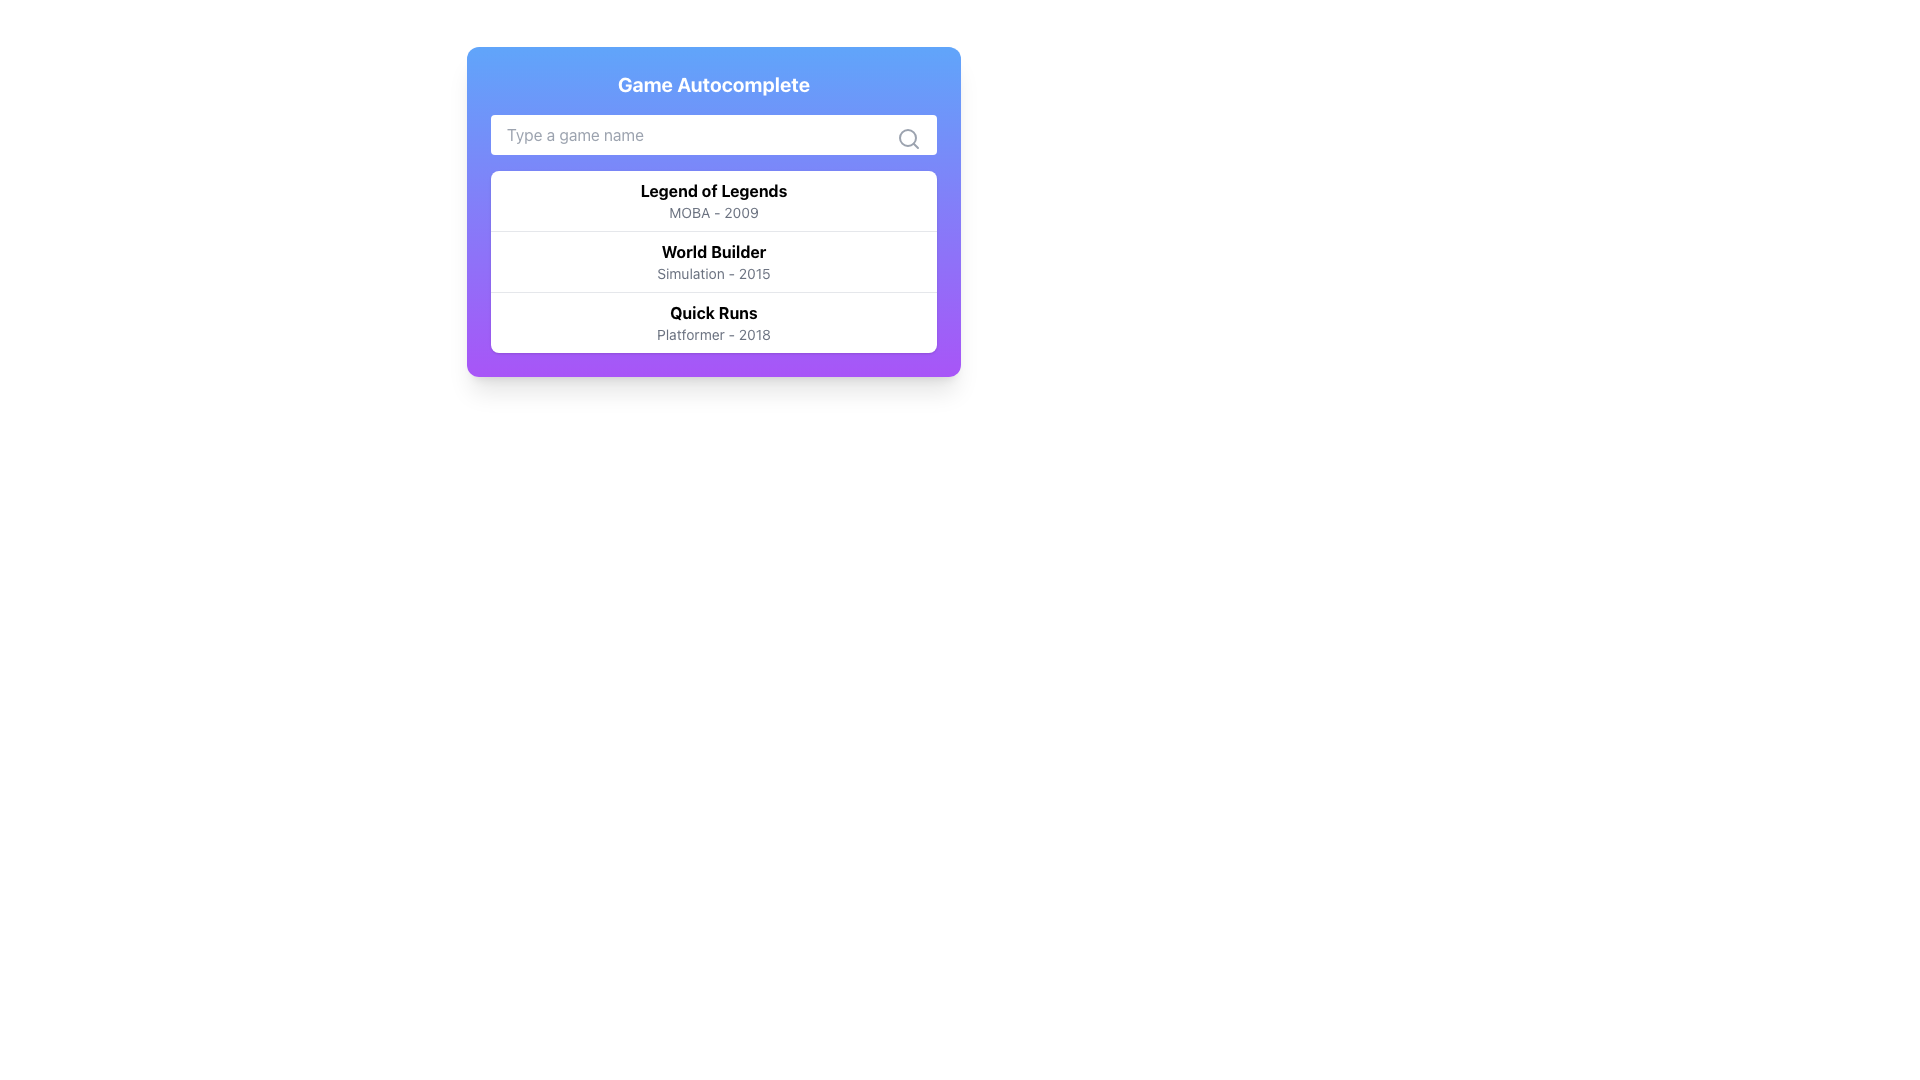 The height and width of the screenshot is (1080, 1920). What do you see at coordinates (714, 312) in the screenshot?
I see `the bolded textual label reading 'Quick Runs' in the dropdown menu, which is positioned above the smaller grayed-out text 'Platformer - 2018'` at bounding box center [714, 312].